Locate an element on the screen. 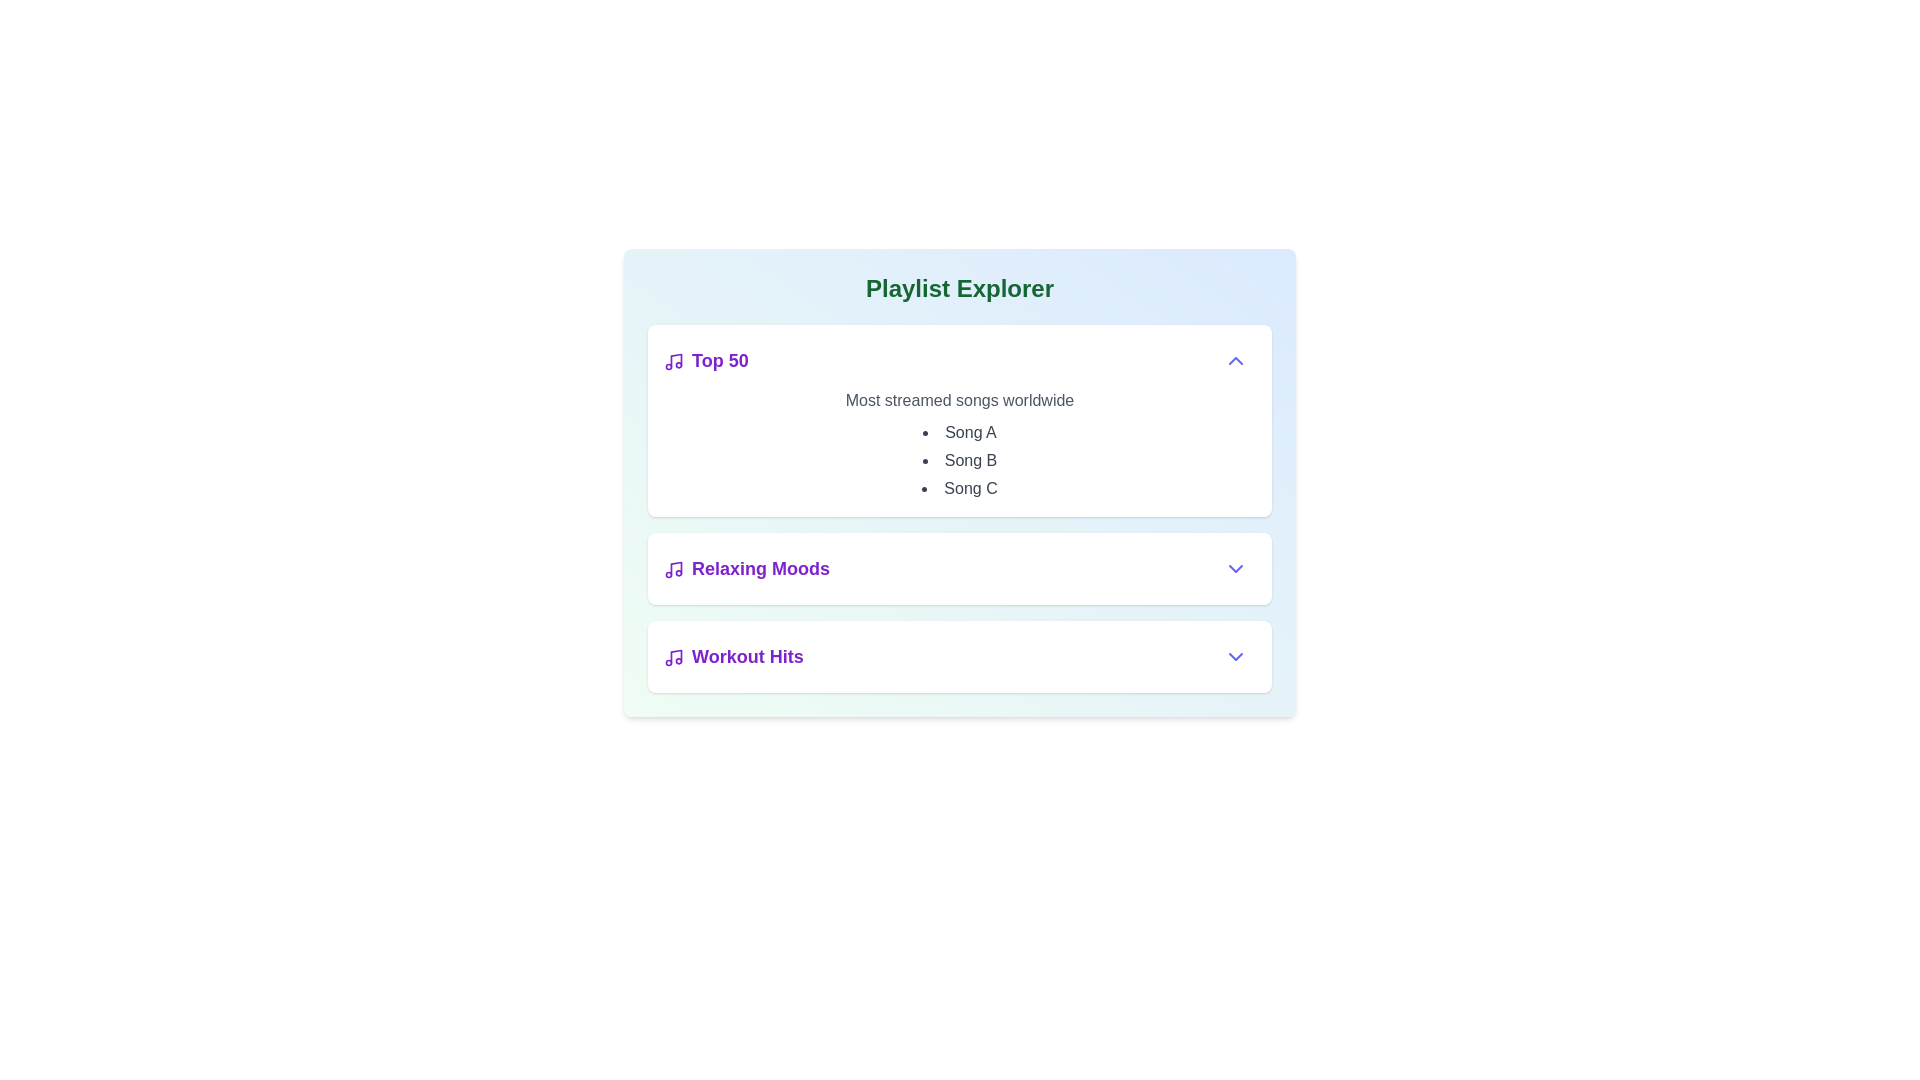 This screenshot has width=1920, height=1080. the text 'Top 50' in the Playlist Viewer is located at coordinates (705, 361).